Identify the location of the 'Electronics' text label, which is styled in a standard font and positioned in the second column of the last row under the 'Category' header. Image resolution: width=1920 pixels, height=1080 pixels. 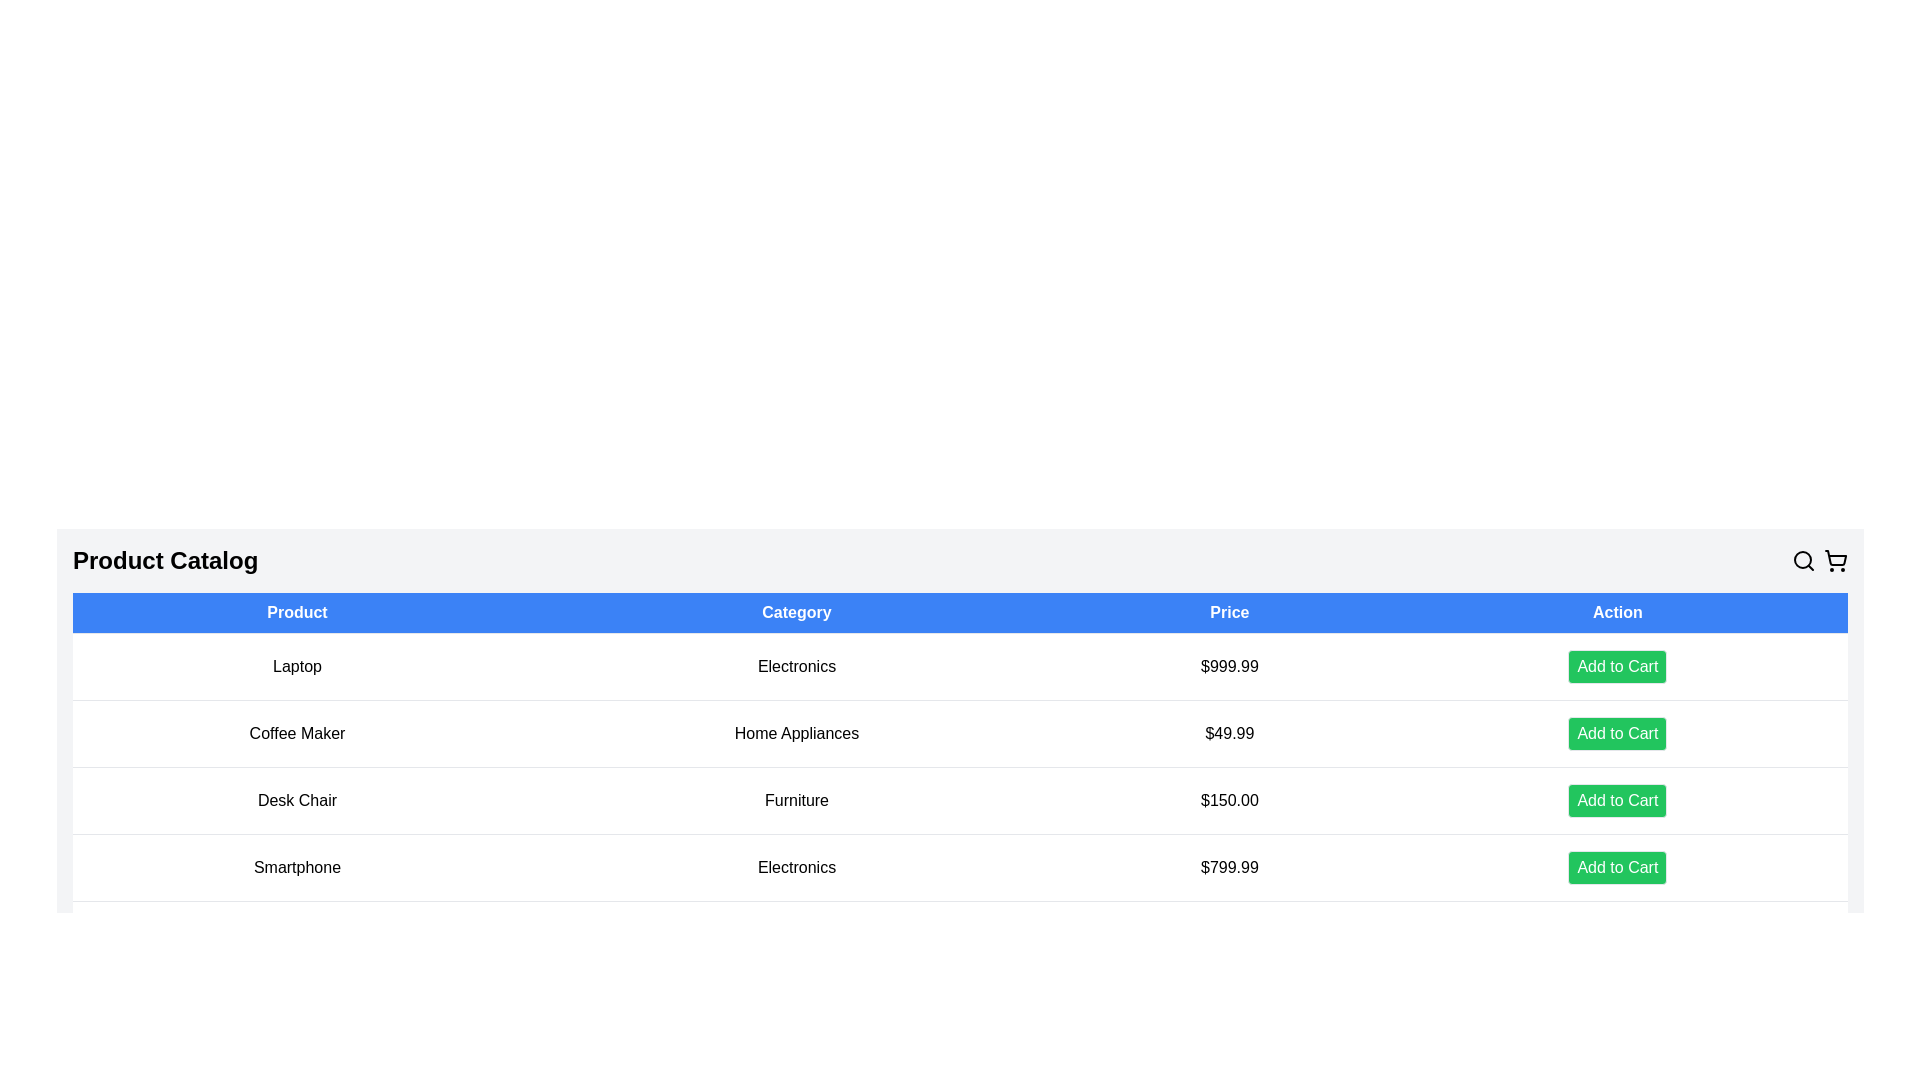
(795, 866).